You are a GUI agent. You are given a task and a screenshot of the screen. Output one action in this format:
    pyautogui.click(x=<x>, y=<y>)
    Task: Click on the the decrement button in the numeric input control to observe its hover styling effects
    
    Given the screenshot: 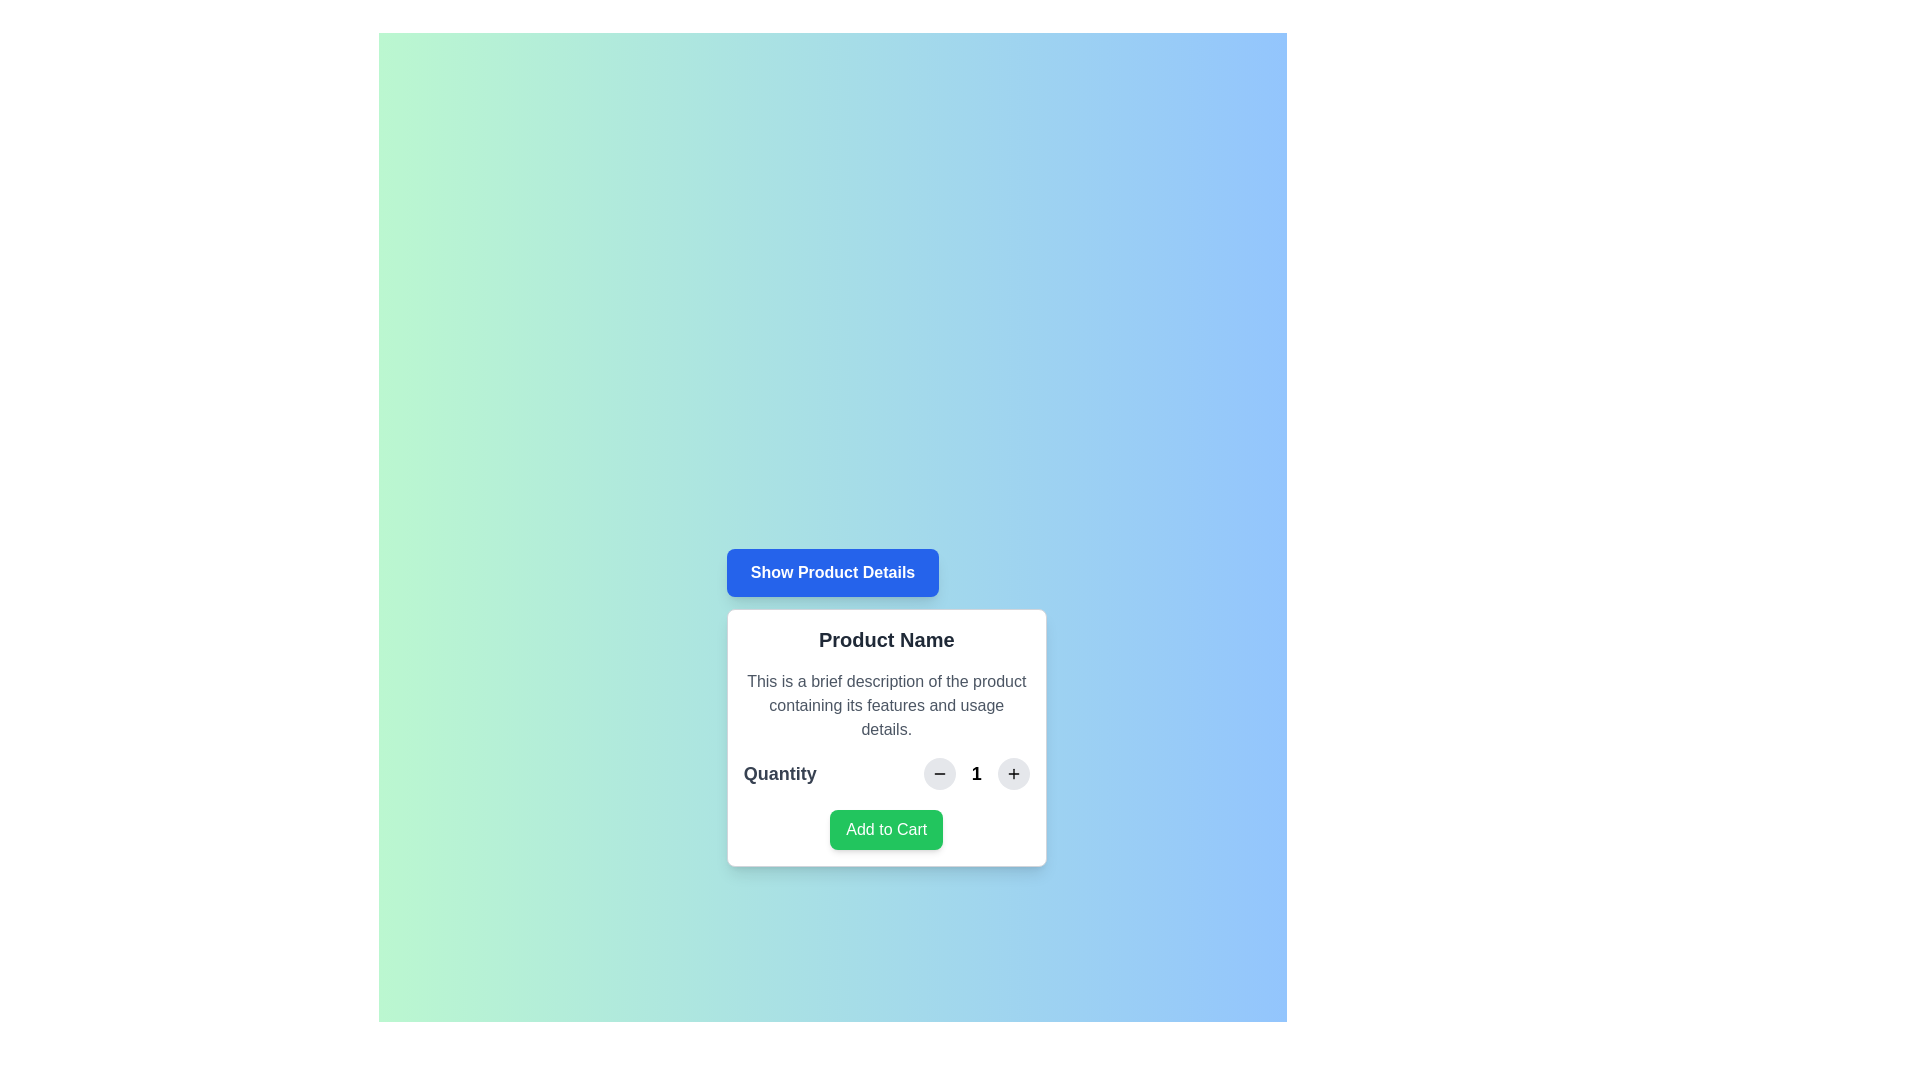 What is the action you would take?
    pyautogui.click(x=938, y=773)
    